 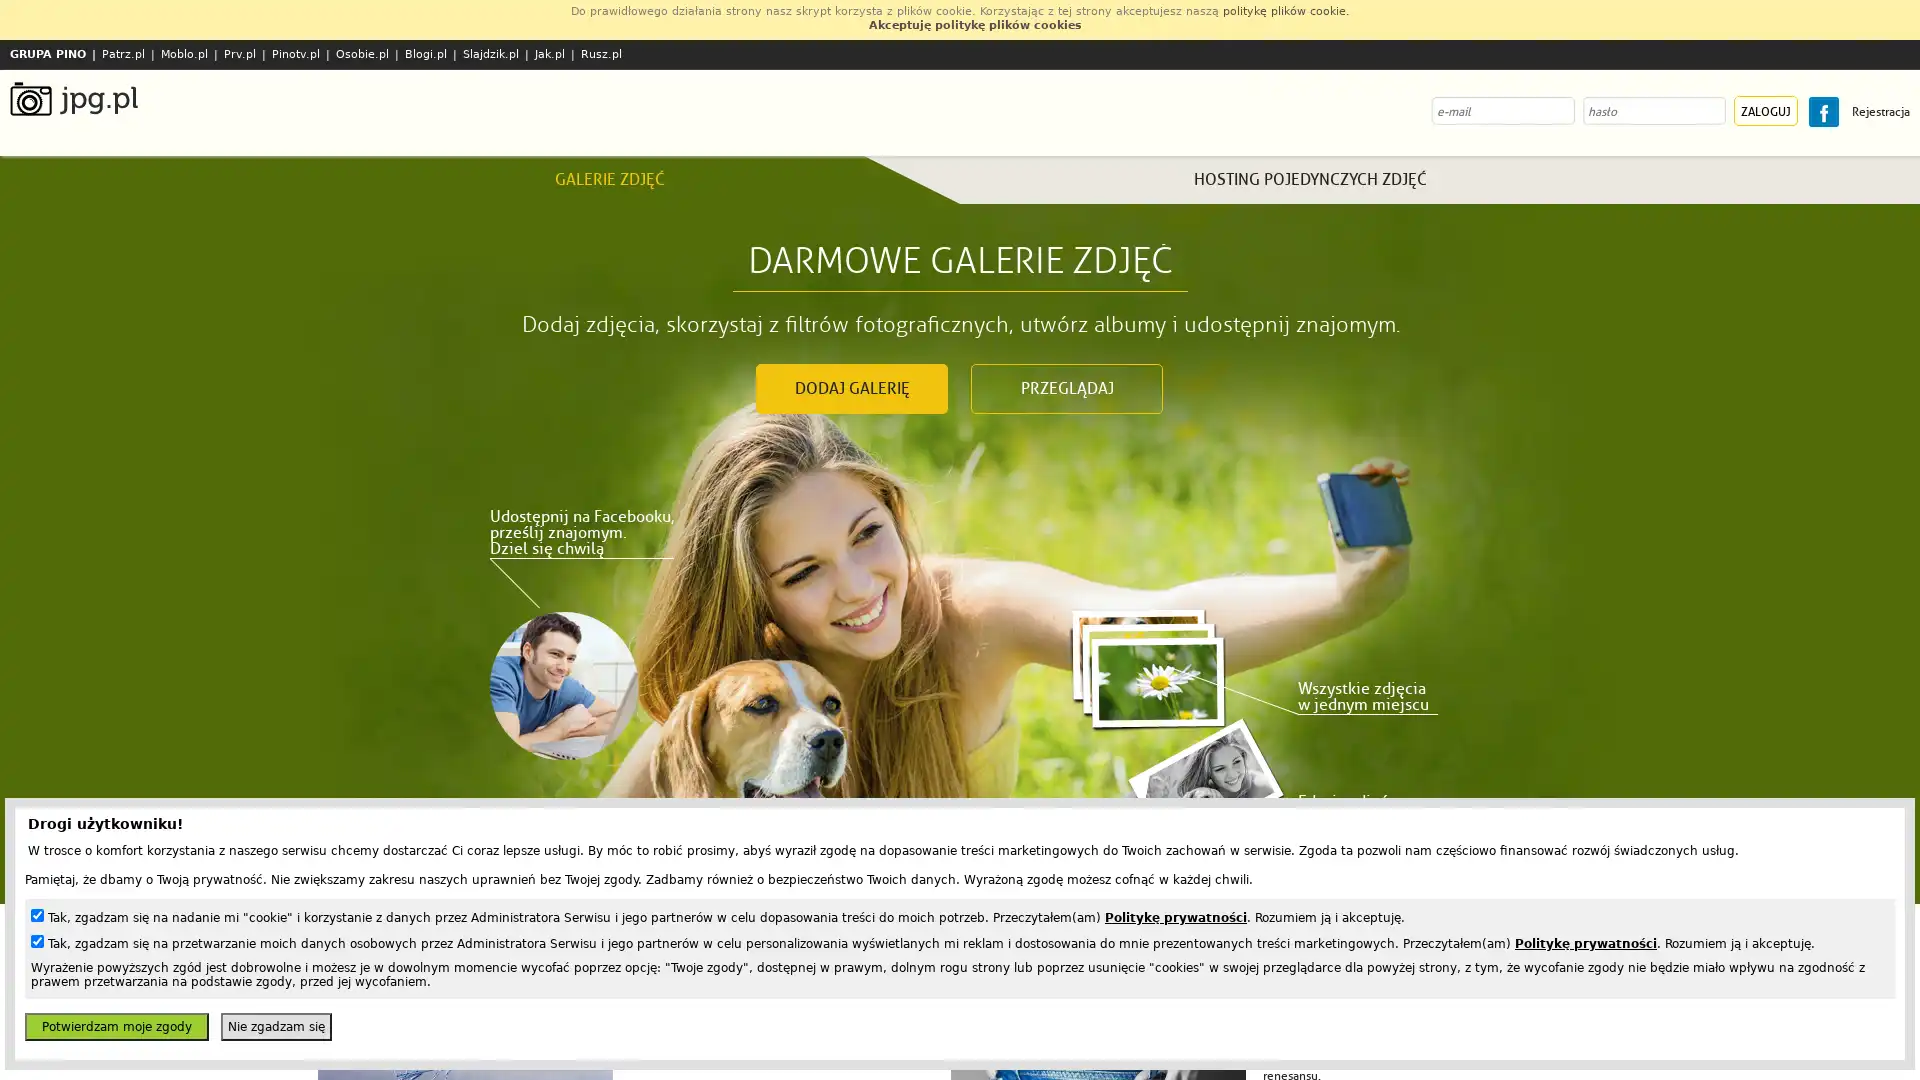 I want to click on Zaloguj, so click(x=1766, y=111).